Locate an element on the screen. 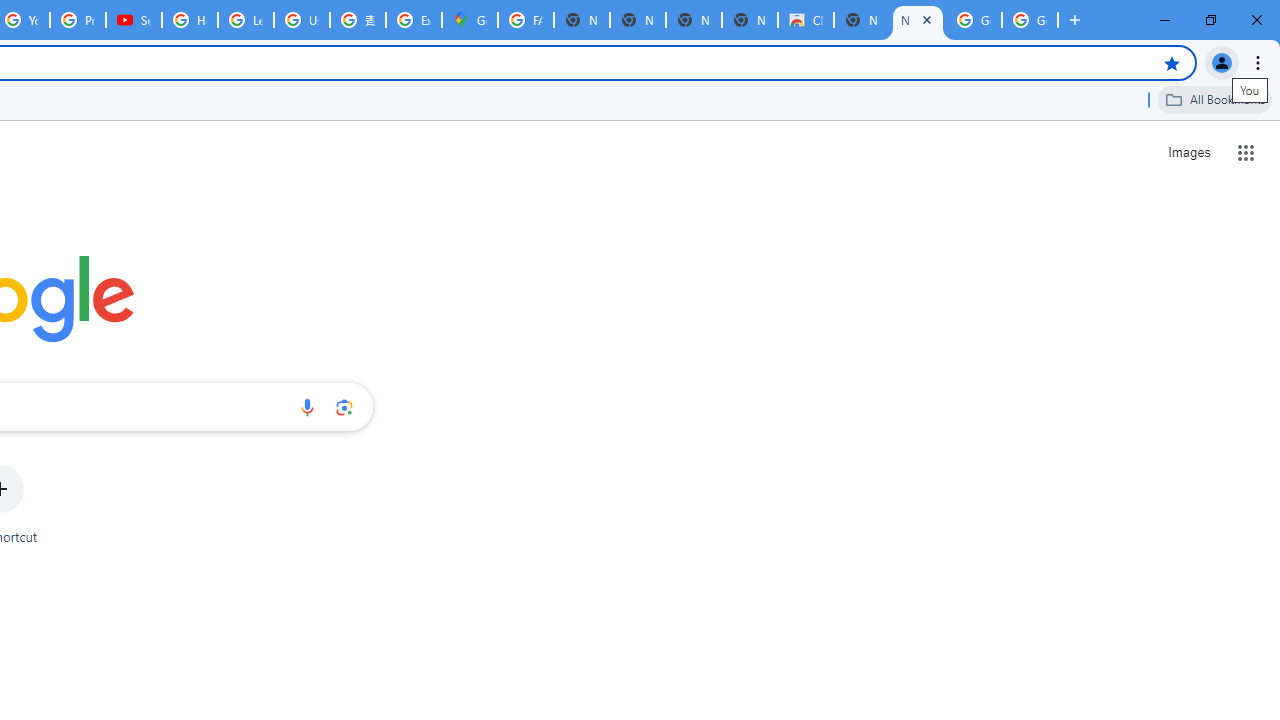 The image size is (1280, 720). 'Google Images' is located at coordinates (974, 20).